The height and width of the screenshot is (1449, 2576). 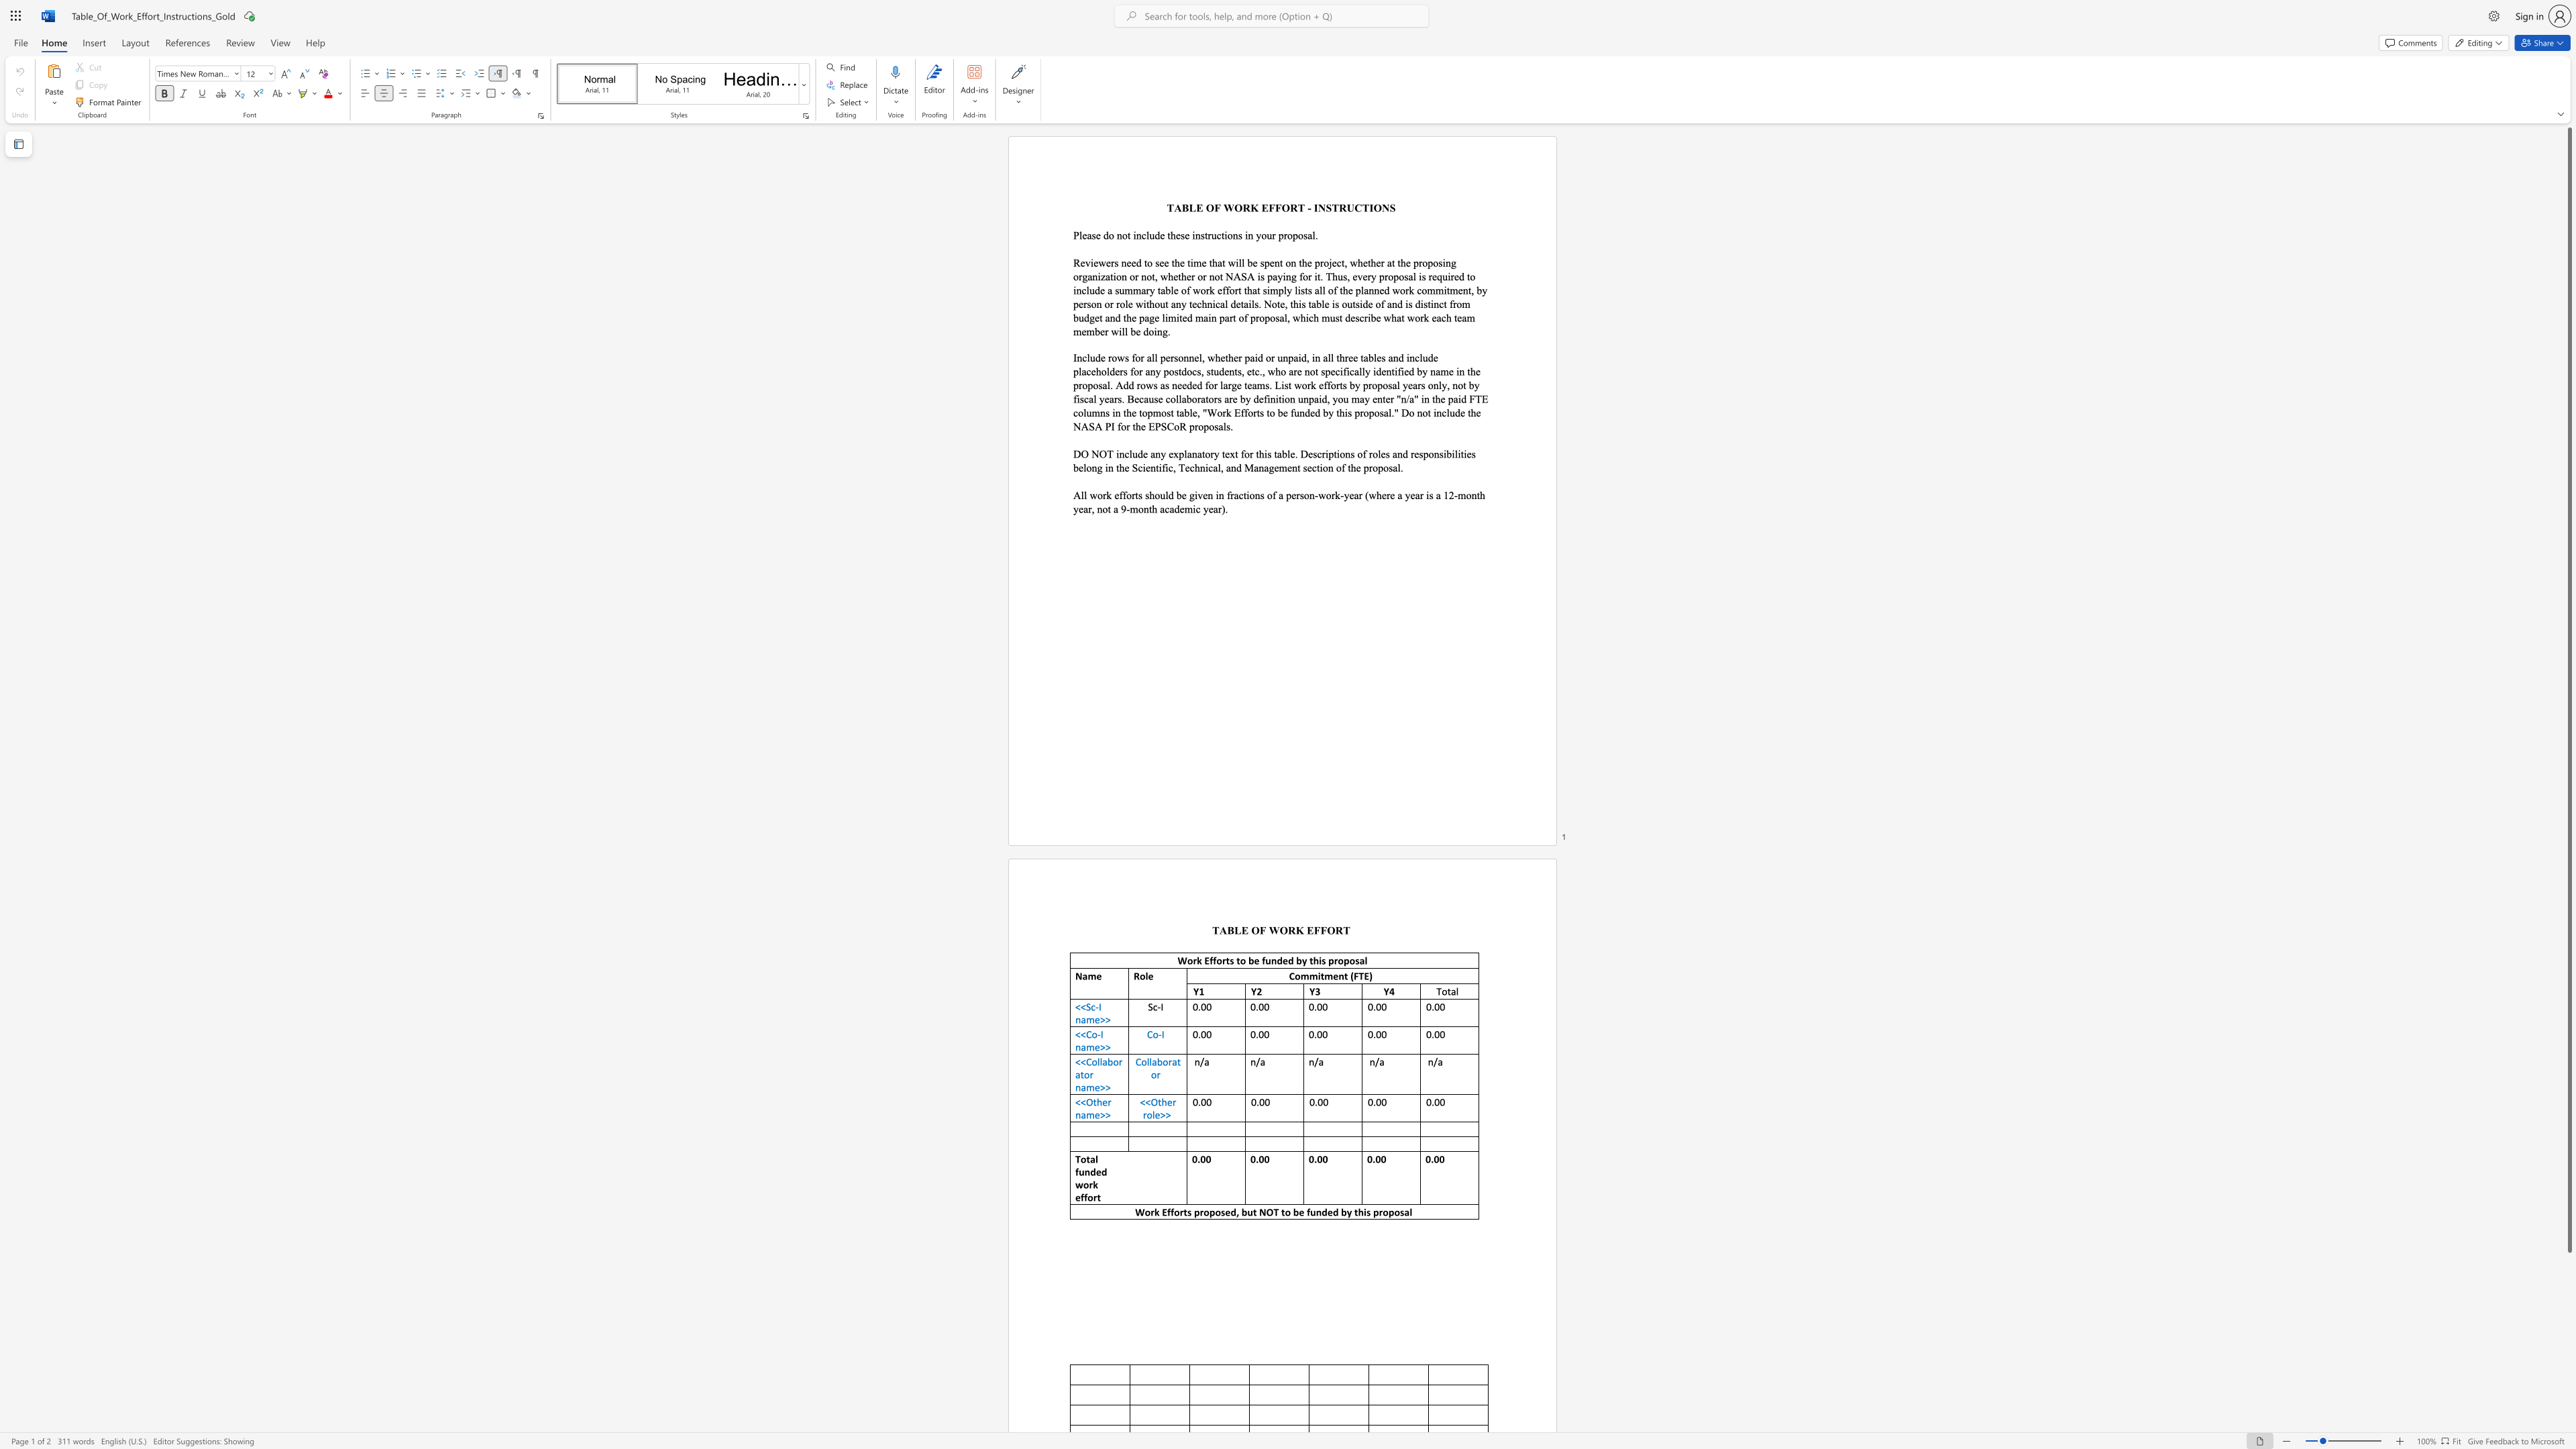 I want to click on the scrollbar to move the view down, so click(x=2568, y=1273).